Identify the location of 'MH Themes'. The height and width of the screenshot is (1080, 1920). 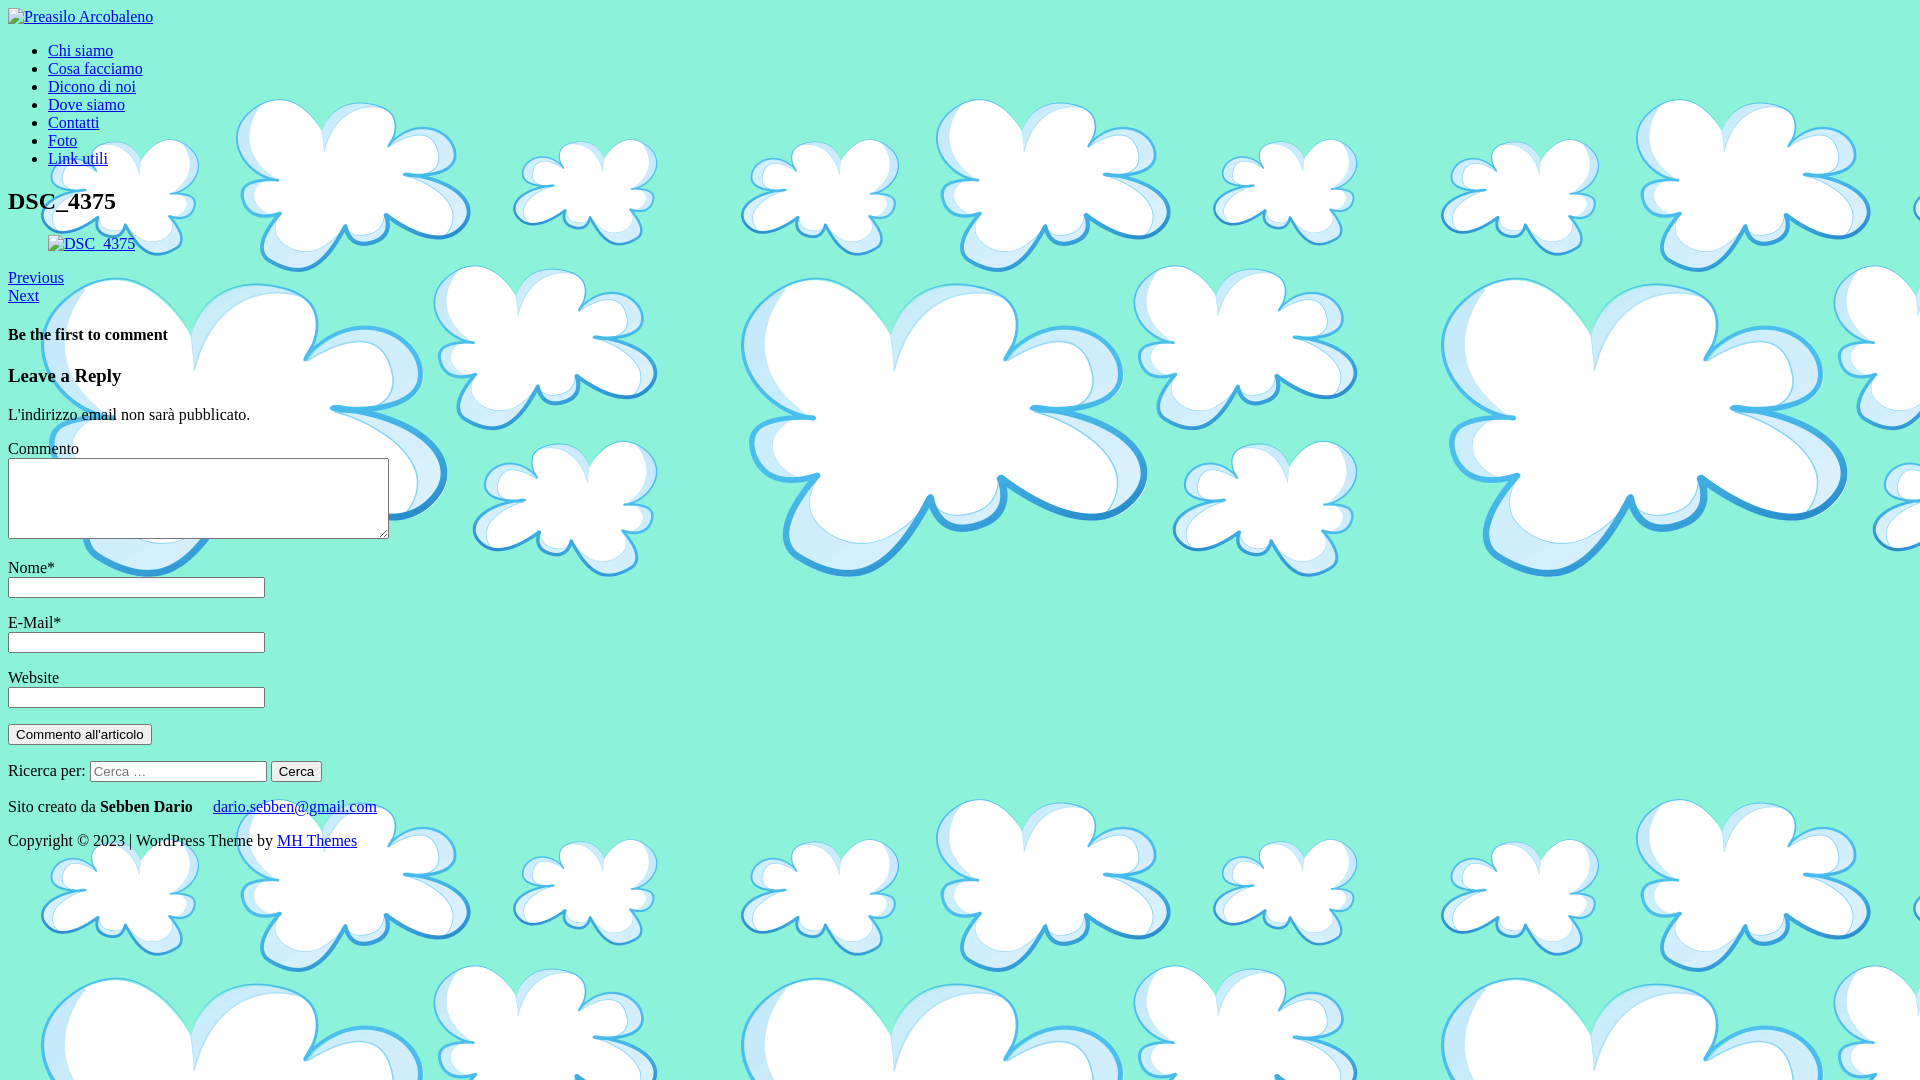
(315, 840).